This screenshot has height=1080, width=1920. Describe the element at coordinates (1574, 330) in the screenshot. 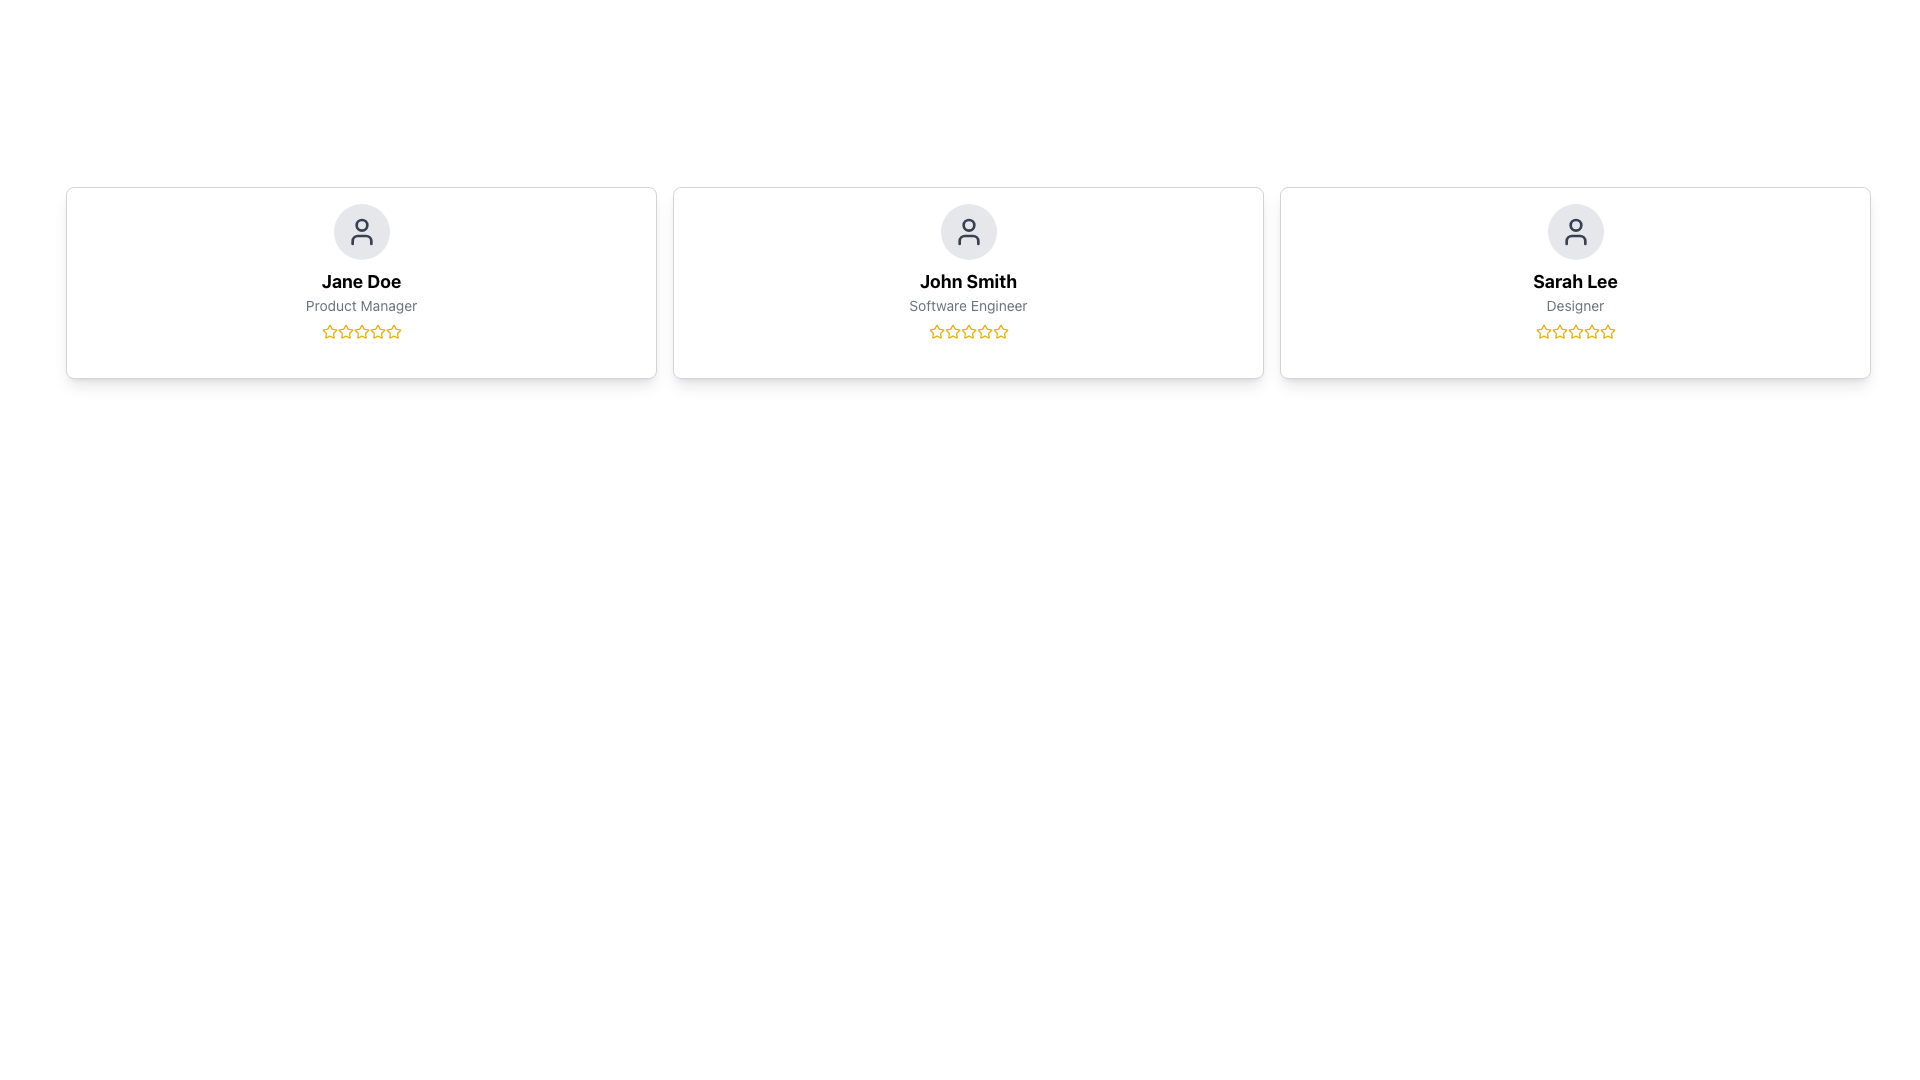

I see `the fourth star-shaped icon with a yellow fill color in the rating section under the 'Sarah Lee' profile` at that location.